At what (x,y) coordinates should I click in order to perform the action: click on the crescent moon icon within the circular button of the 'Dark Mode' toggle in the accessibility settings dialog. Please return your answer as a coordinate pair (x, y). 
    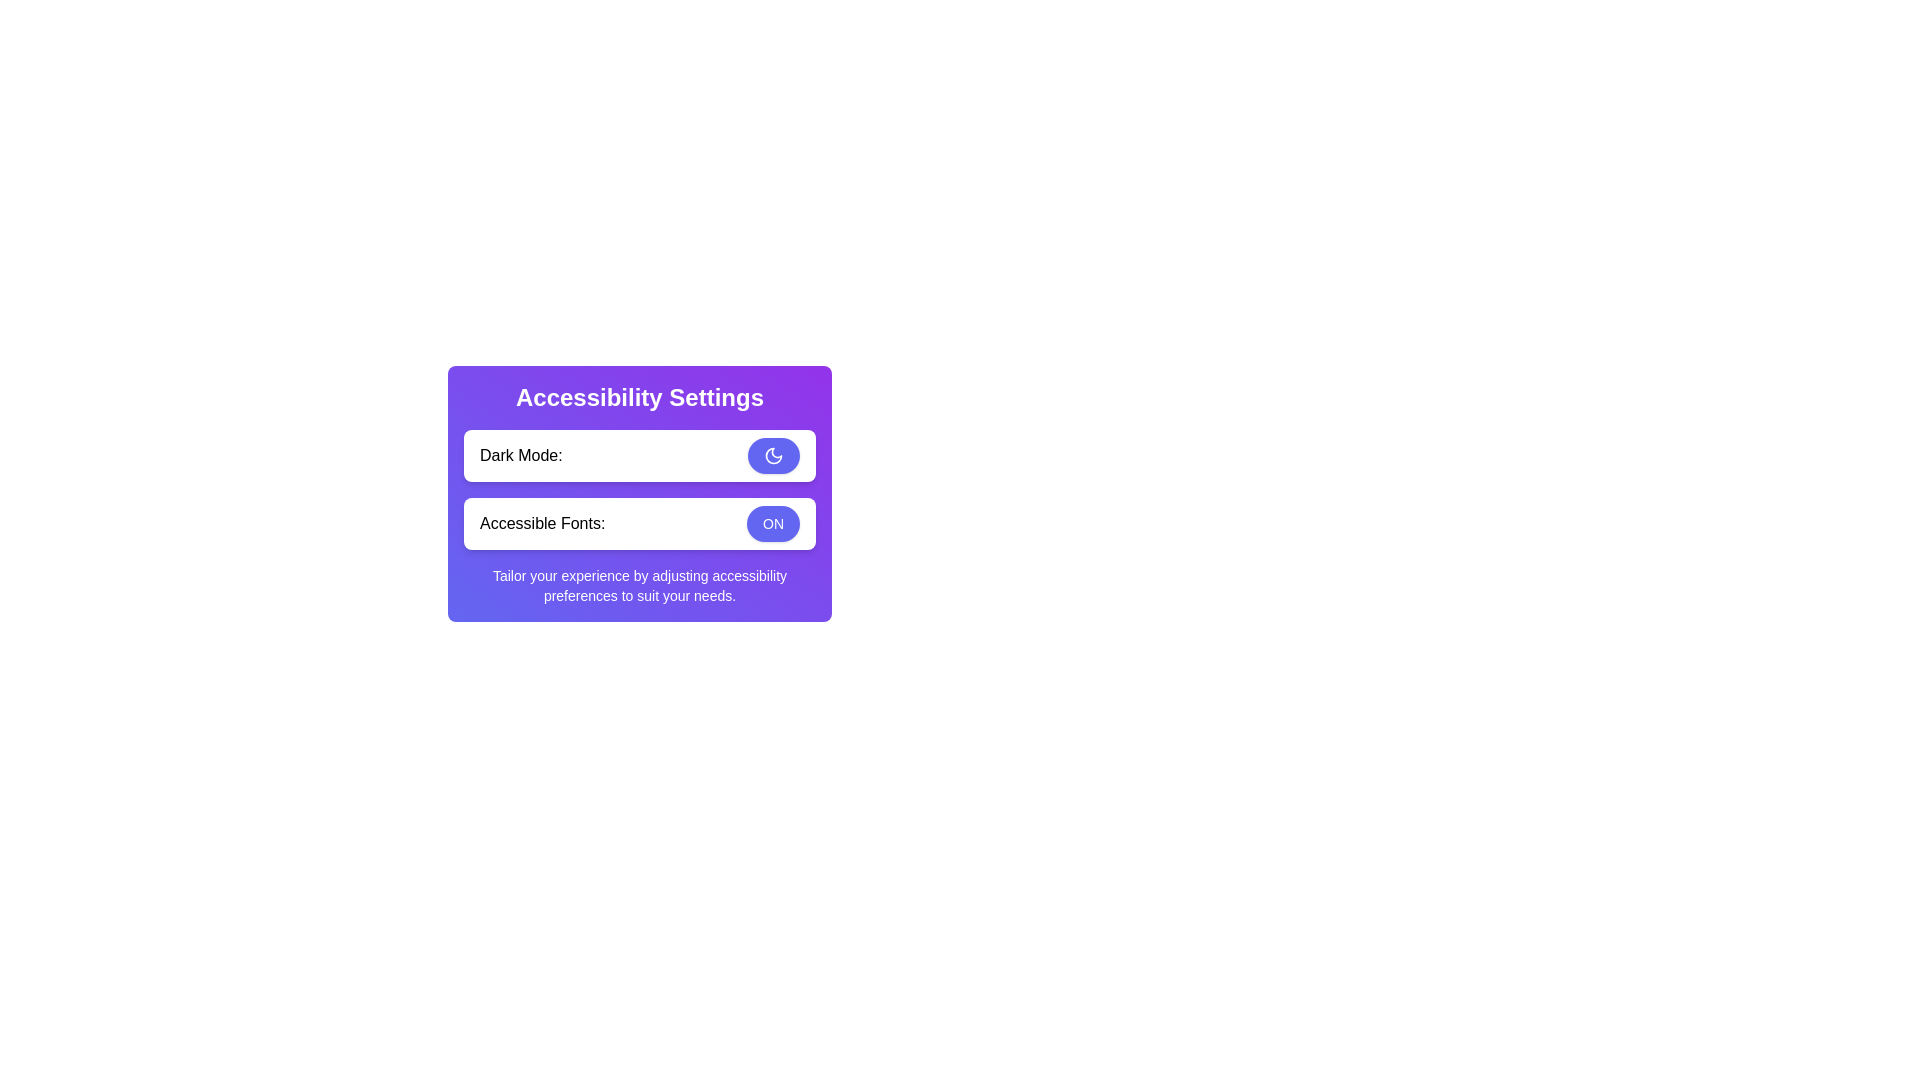
    Looking at the image, I should click on (772, 455).